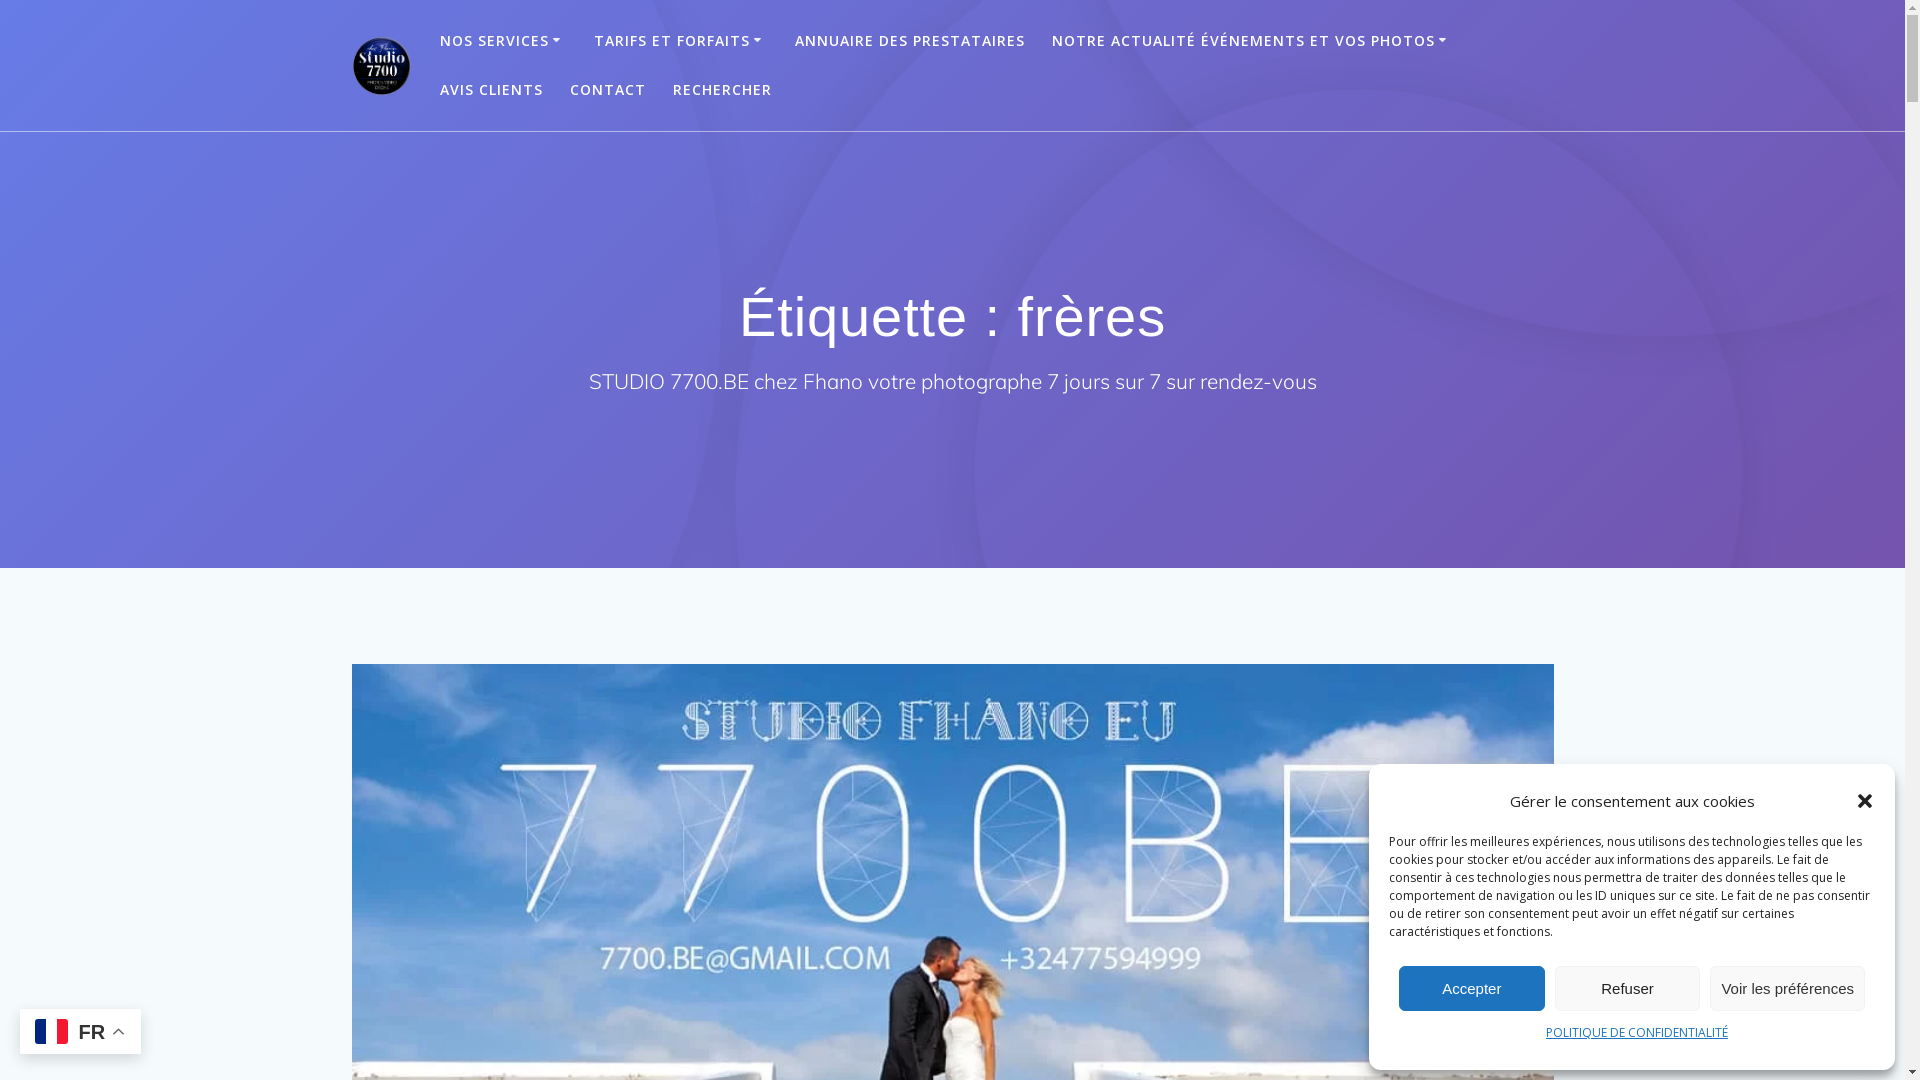 This screenshot has width=1920, height=1080. Describe the element at coordinates (439, 41) in the screenshot. I see `'NOS SERVICES'` at that location.